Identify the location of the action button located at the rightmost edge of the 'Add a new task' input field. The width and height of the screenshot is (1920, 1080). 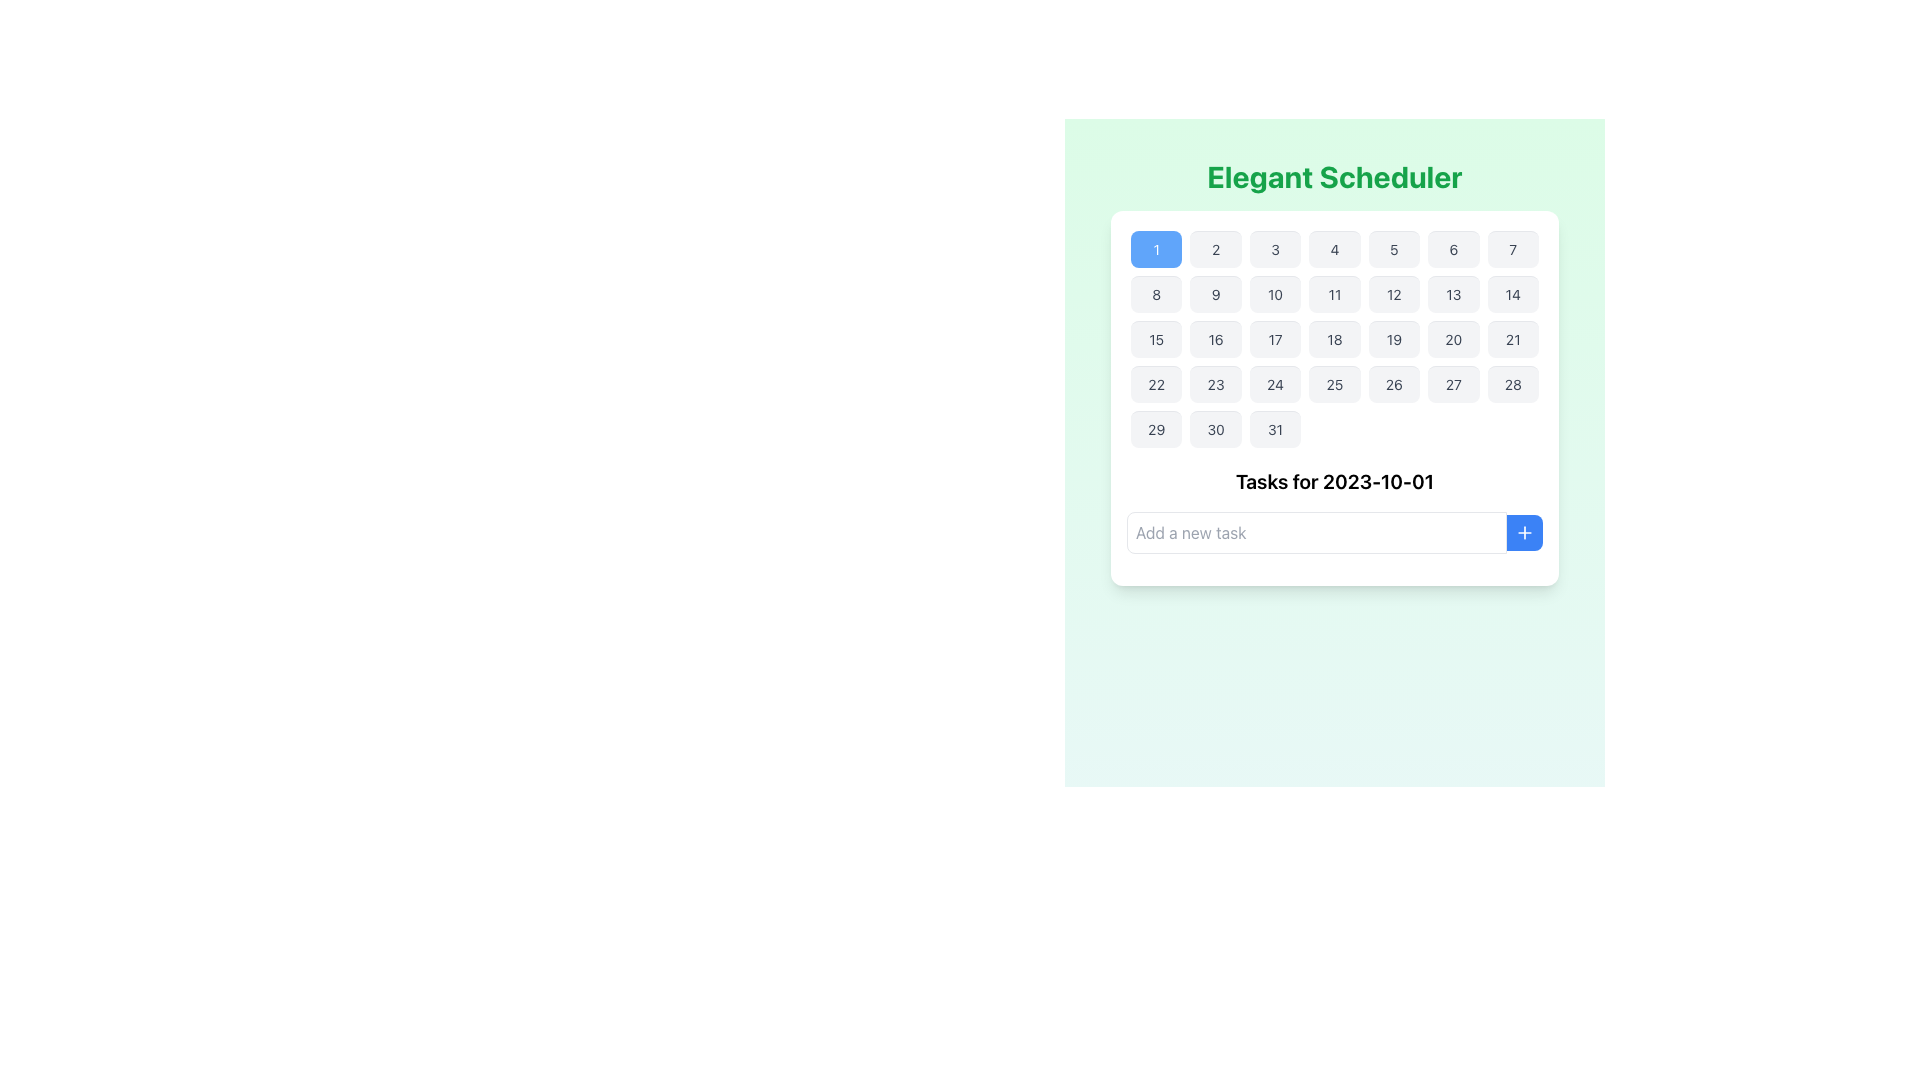
(1524, 531).